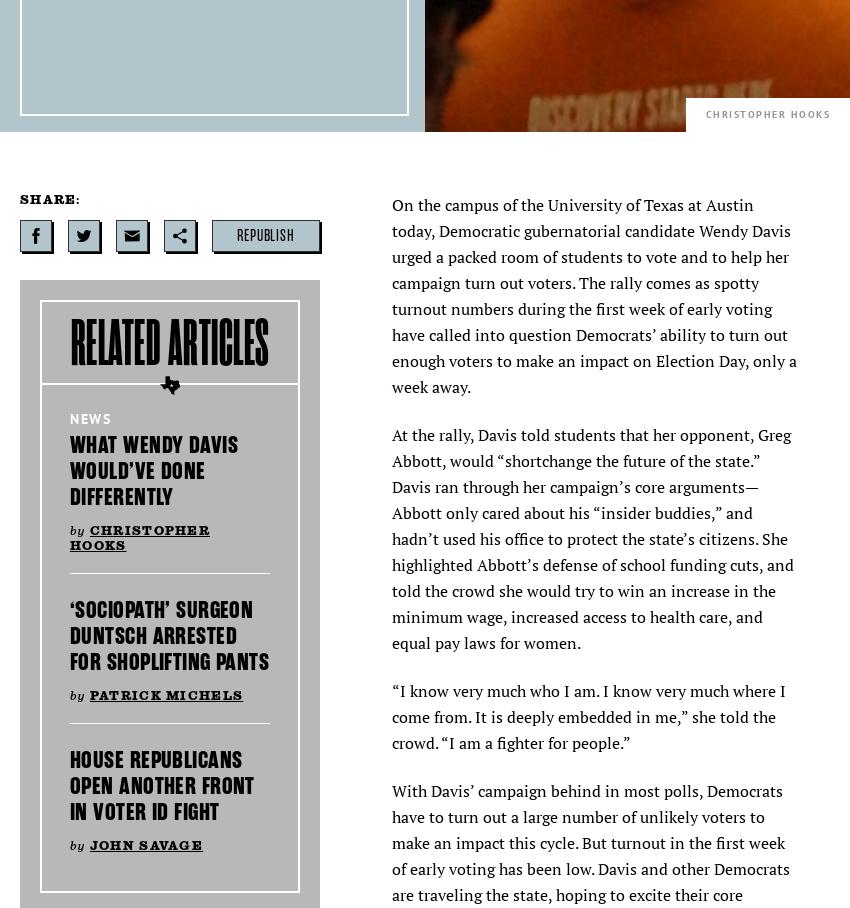 The height and width of the screenshot is (908, 850). What do you see at coordinates (162, 785) in the screenshot?
I see `'House Republicans Open Another Front in Voter ID Fight'` at bounding box center [162, 785].